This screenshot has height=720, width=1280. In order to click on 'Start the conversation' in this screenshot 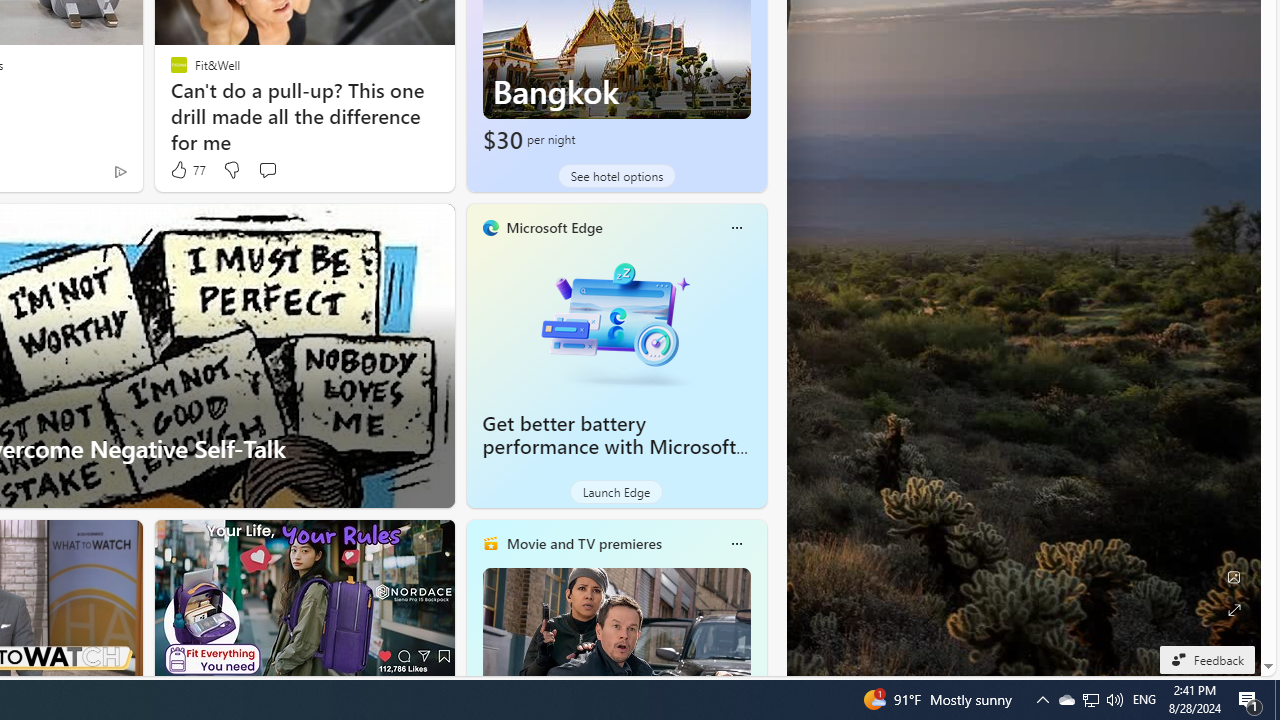, I will do `click(266, 169)`.